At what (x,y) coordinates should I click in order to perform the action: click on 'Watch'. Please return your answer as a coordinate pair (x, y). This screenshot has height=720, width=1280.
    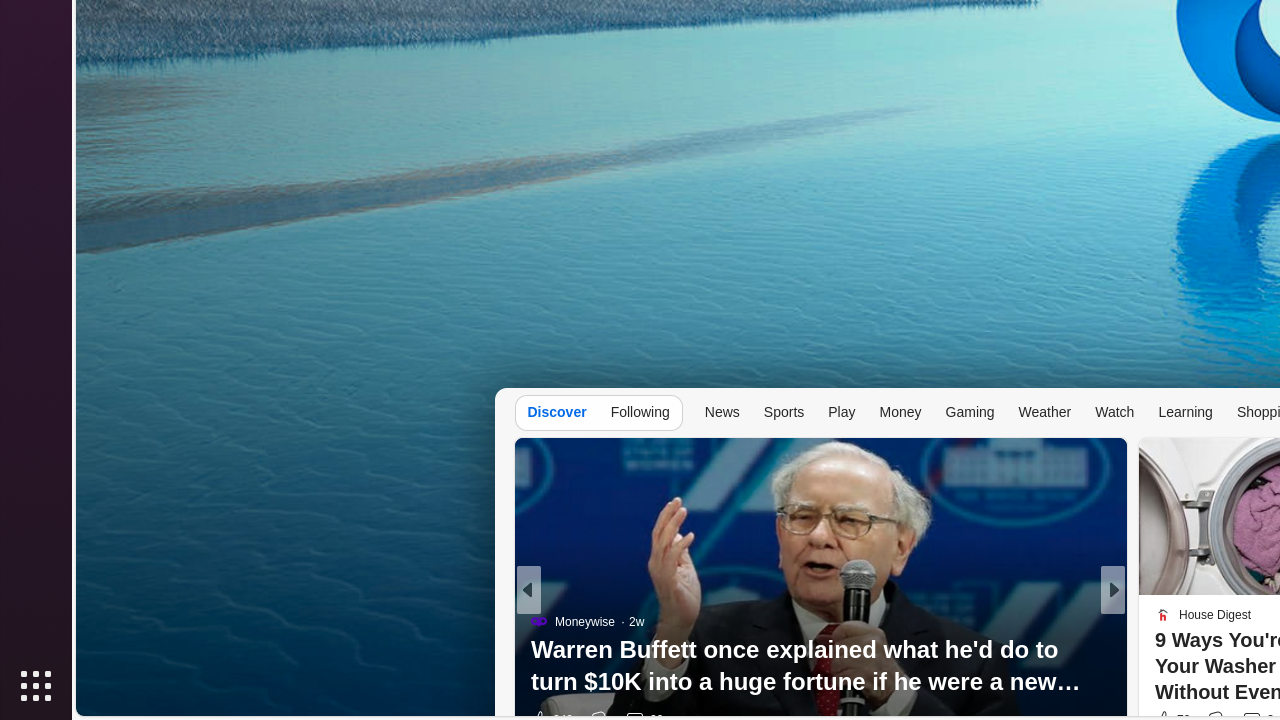
    Looking at the image, I should click on (1114, 410).